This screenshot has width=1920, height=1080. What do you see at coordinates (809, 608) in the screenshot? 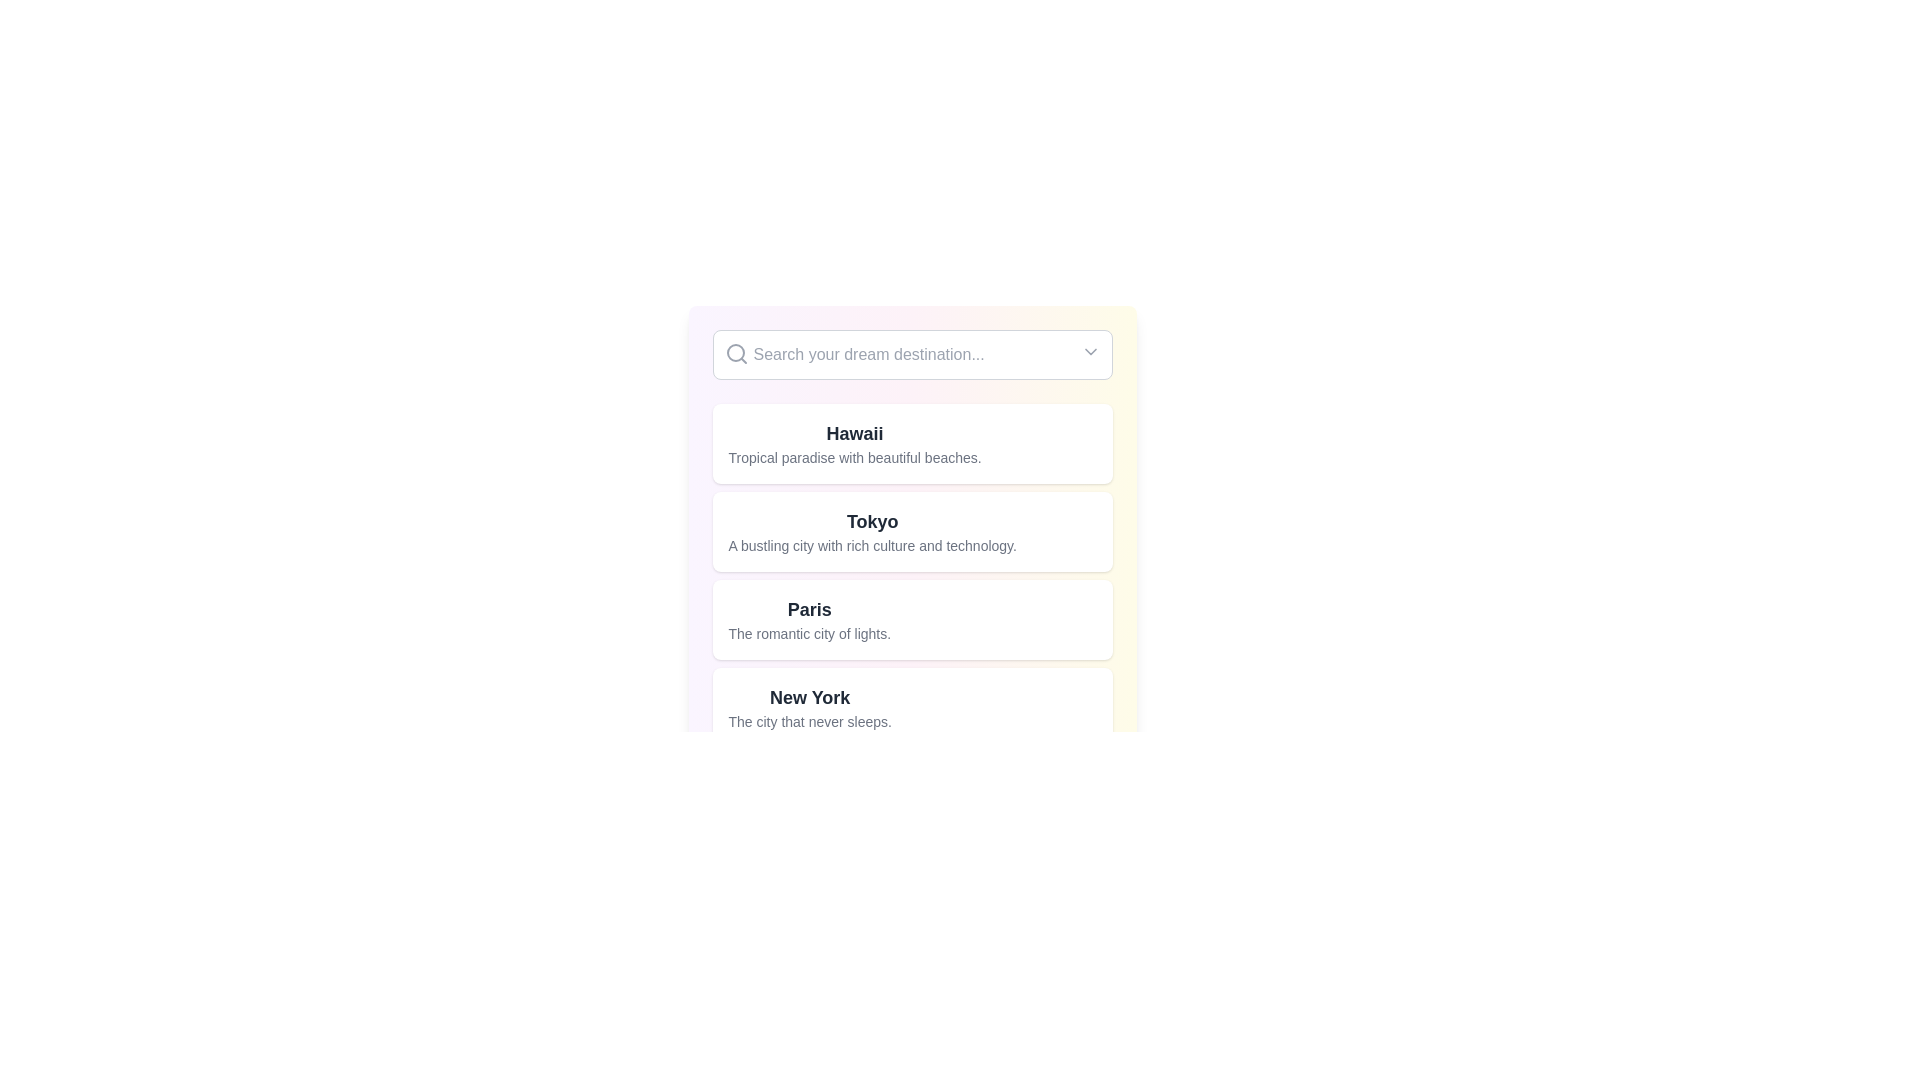
I see `the text label displaying 'Paris', which is styled in bold and larger font size, serving as the header for the description of the Paris section in the destinations list` at bounding box center [809, 608].